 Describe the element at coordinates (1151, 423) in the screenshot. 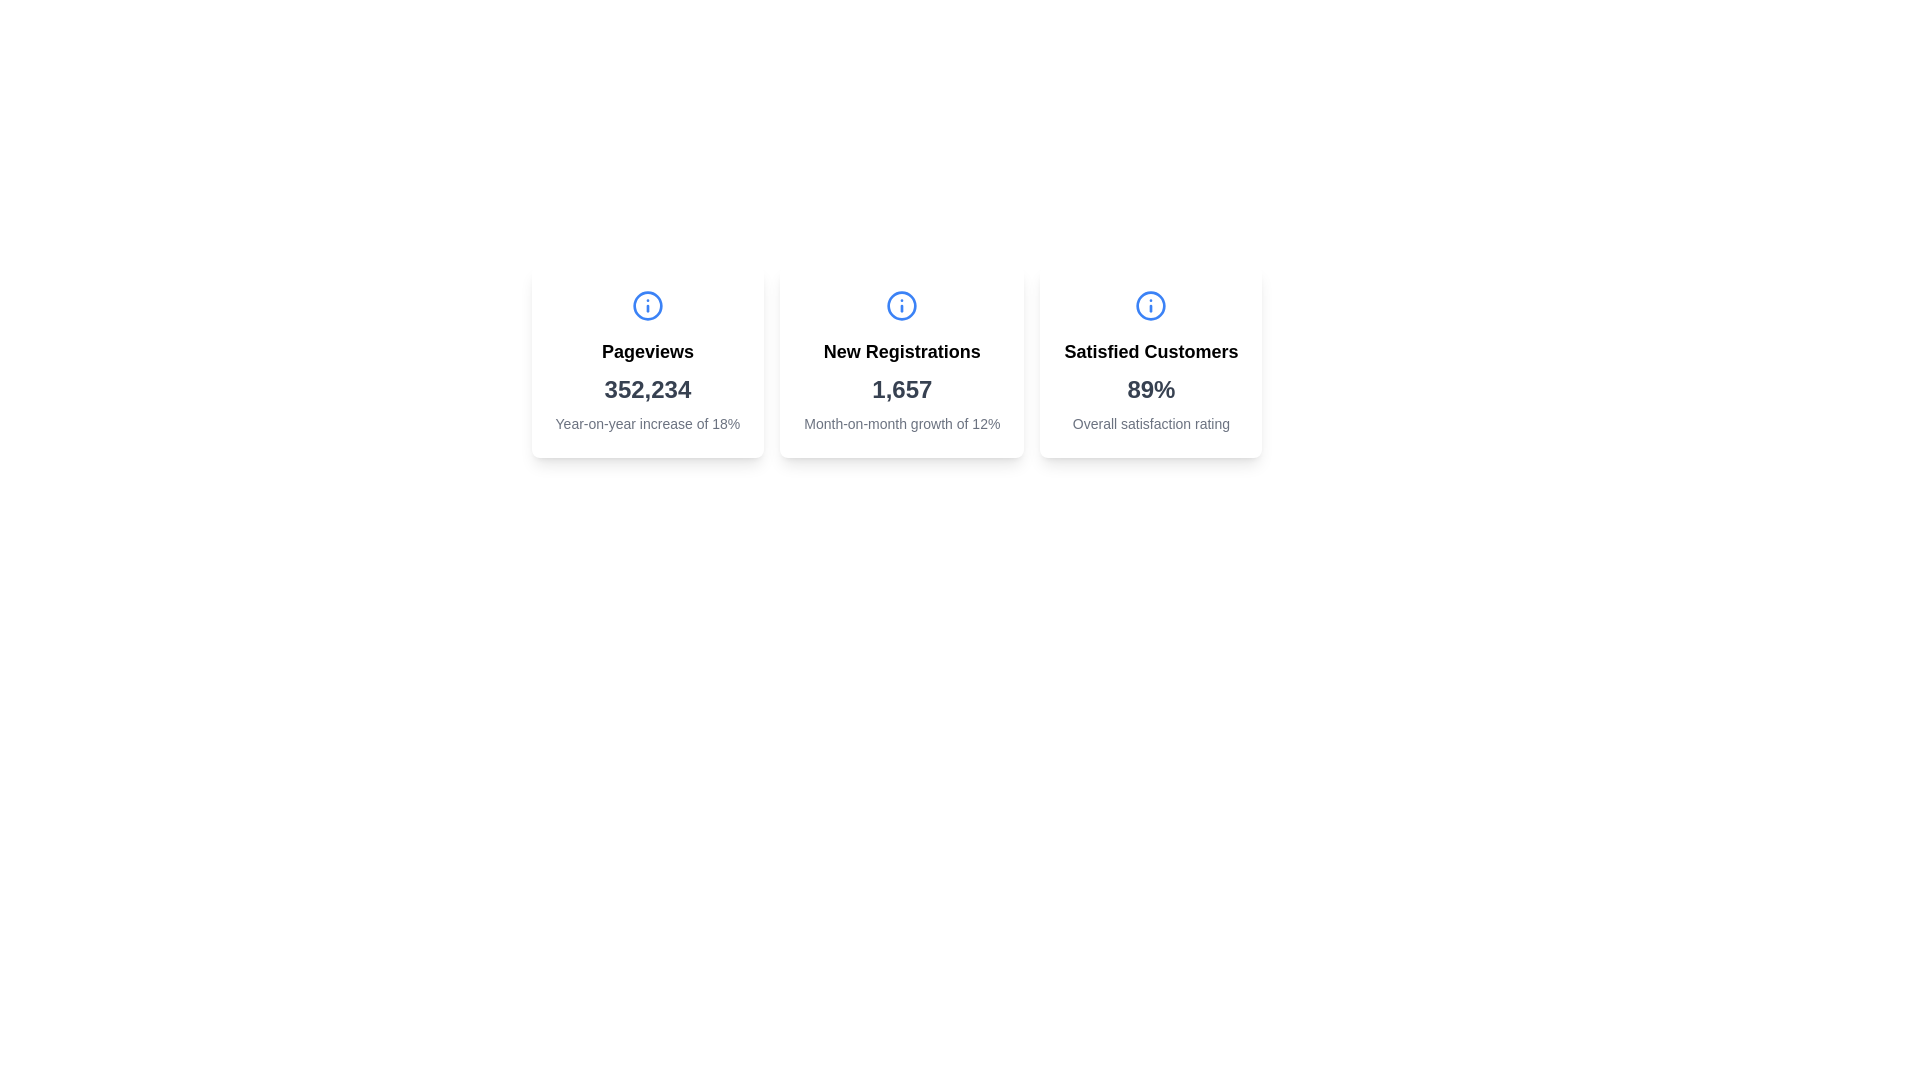

I see `the Static Text Label located at the bottom of the rightmost card, below the '89%' text, to possibly highlight or see additional information` at that location.